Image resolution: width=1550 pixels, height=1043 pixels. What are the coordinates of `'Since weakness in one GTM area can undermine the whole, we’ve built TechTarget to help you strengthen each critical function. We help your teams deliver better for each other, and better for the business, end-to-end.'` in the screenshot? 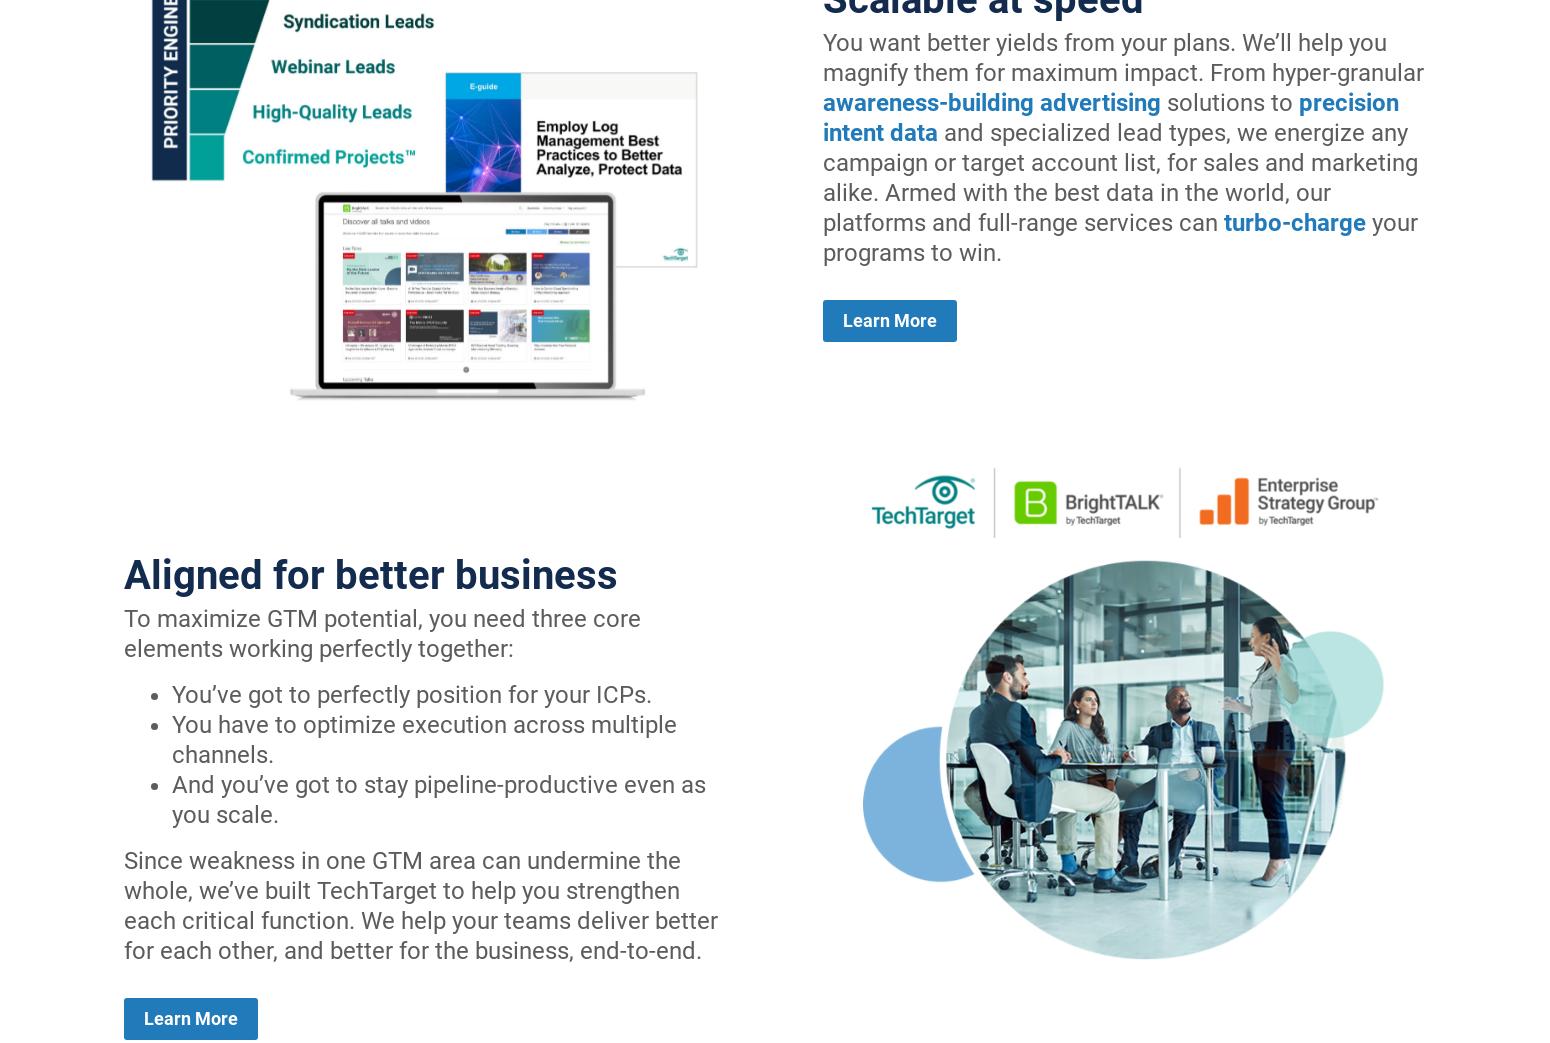 It's located at (420, 904).